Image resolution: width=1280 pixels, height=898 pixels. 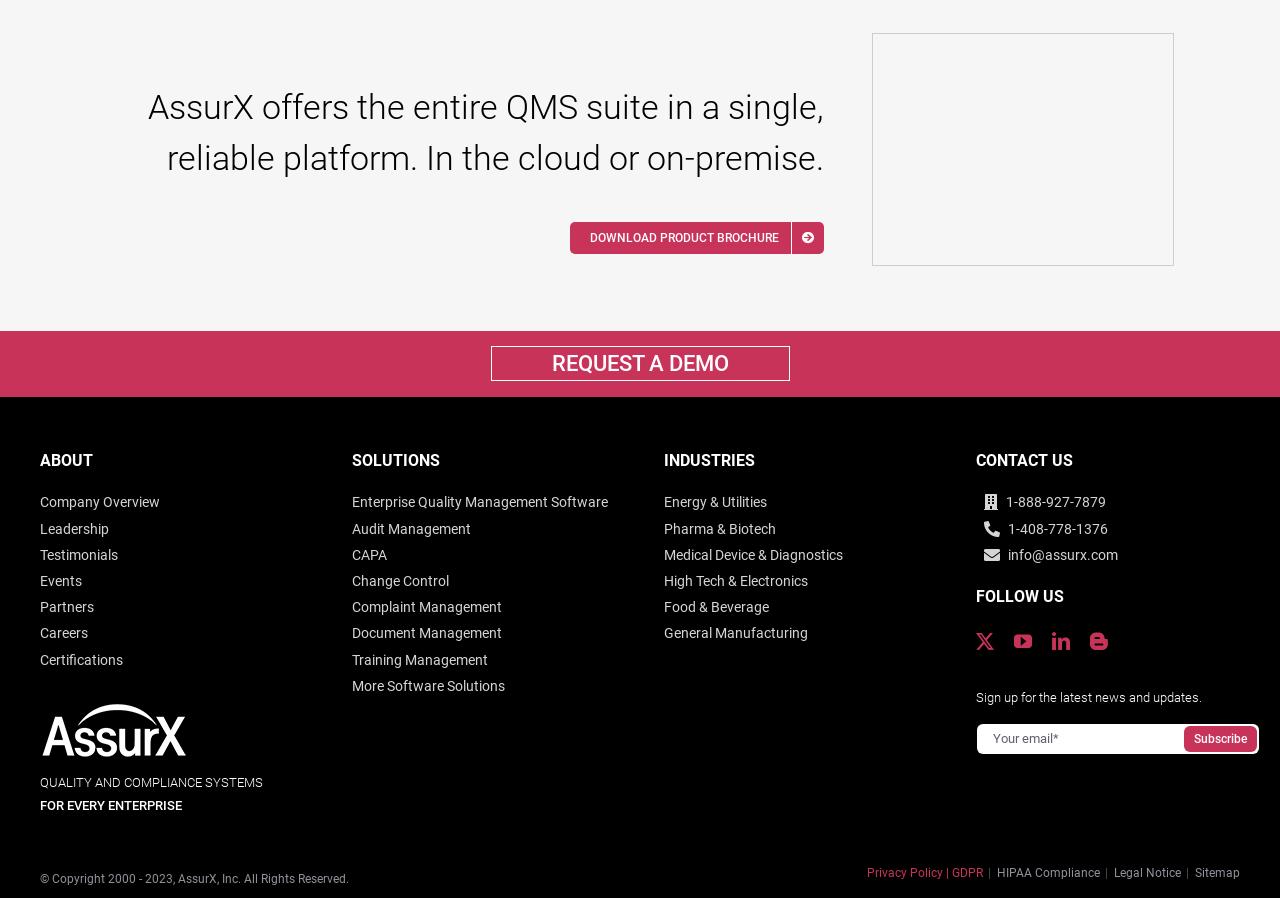 I want to click on 'Sign up for the latest news and updates.', so click(x=1087, y=696).